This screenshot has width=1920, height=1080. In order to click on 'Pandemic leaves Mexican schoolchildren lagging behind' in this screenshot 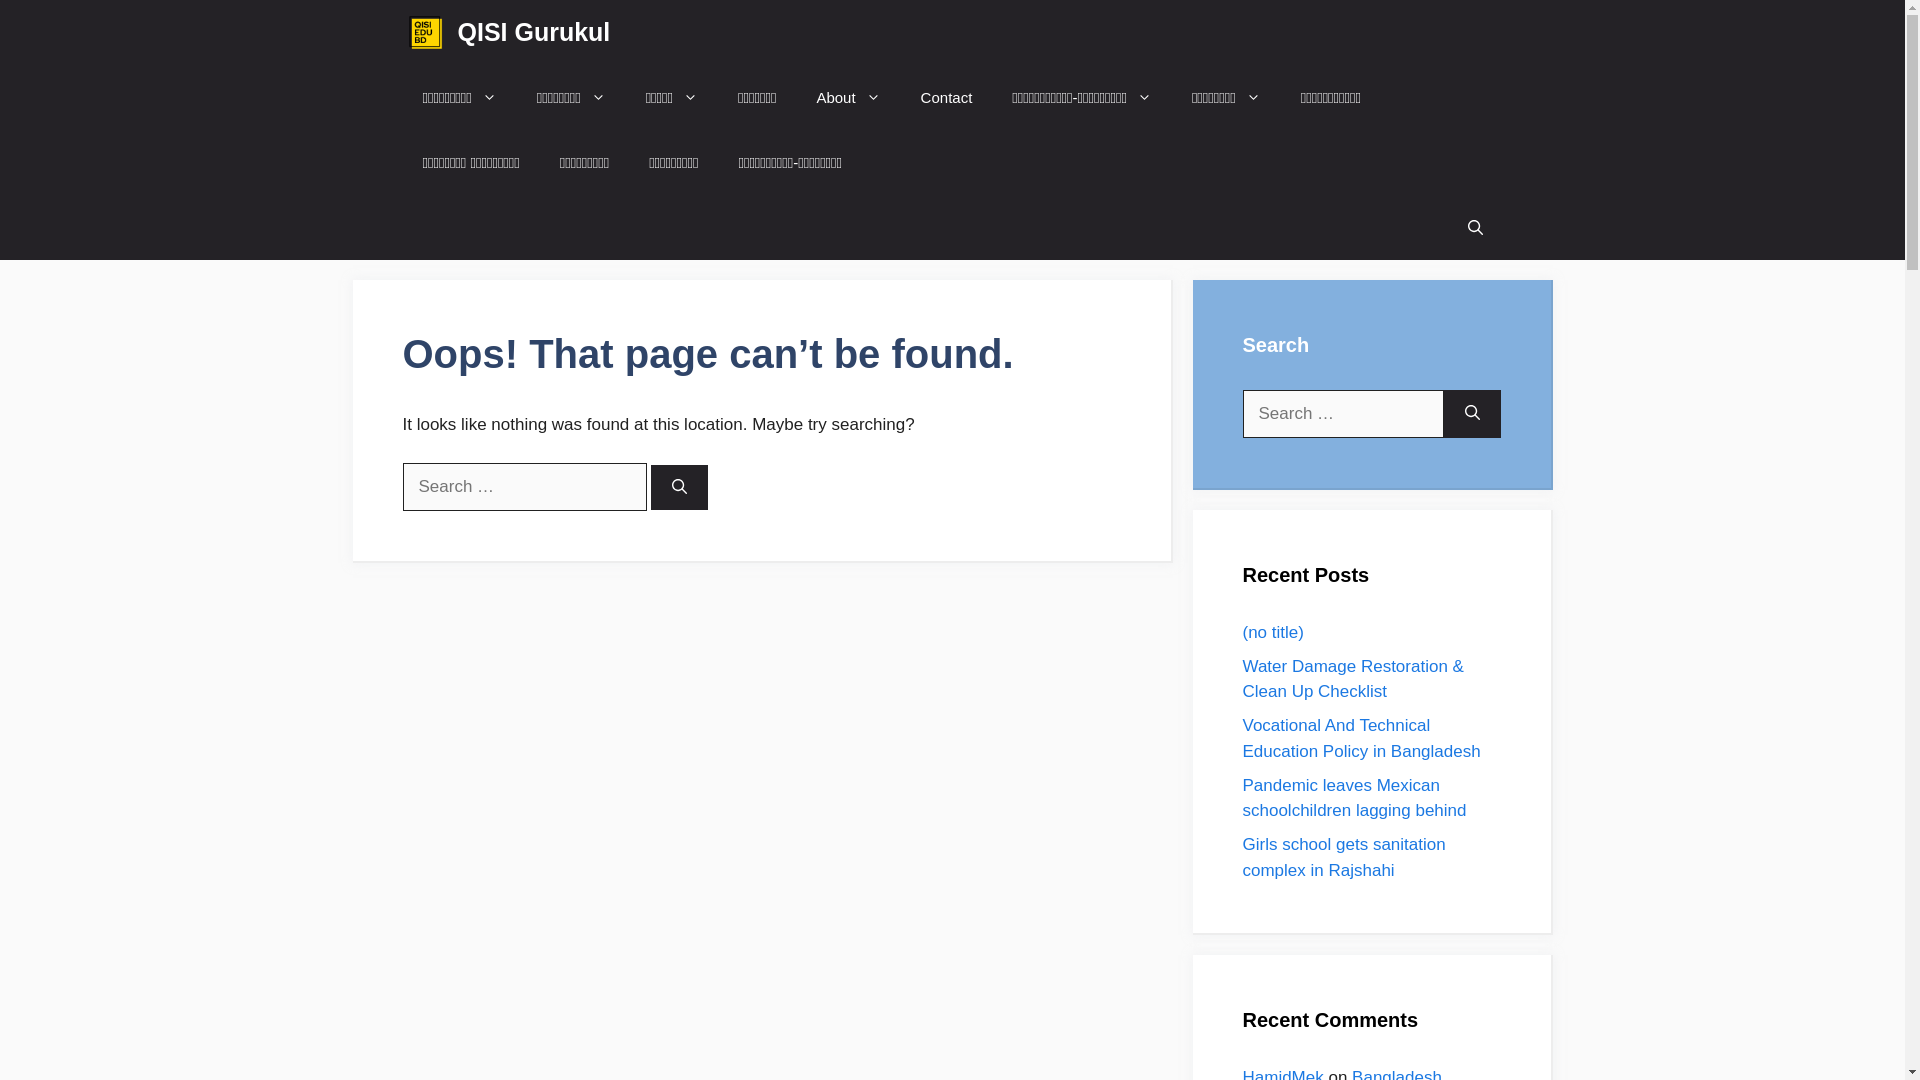, I will do `click(1241, 797)`.